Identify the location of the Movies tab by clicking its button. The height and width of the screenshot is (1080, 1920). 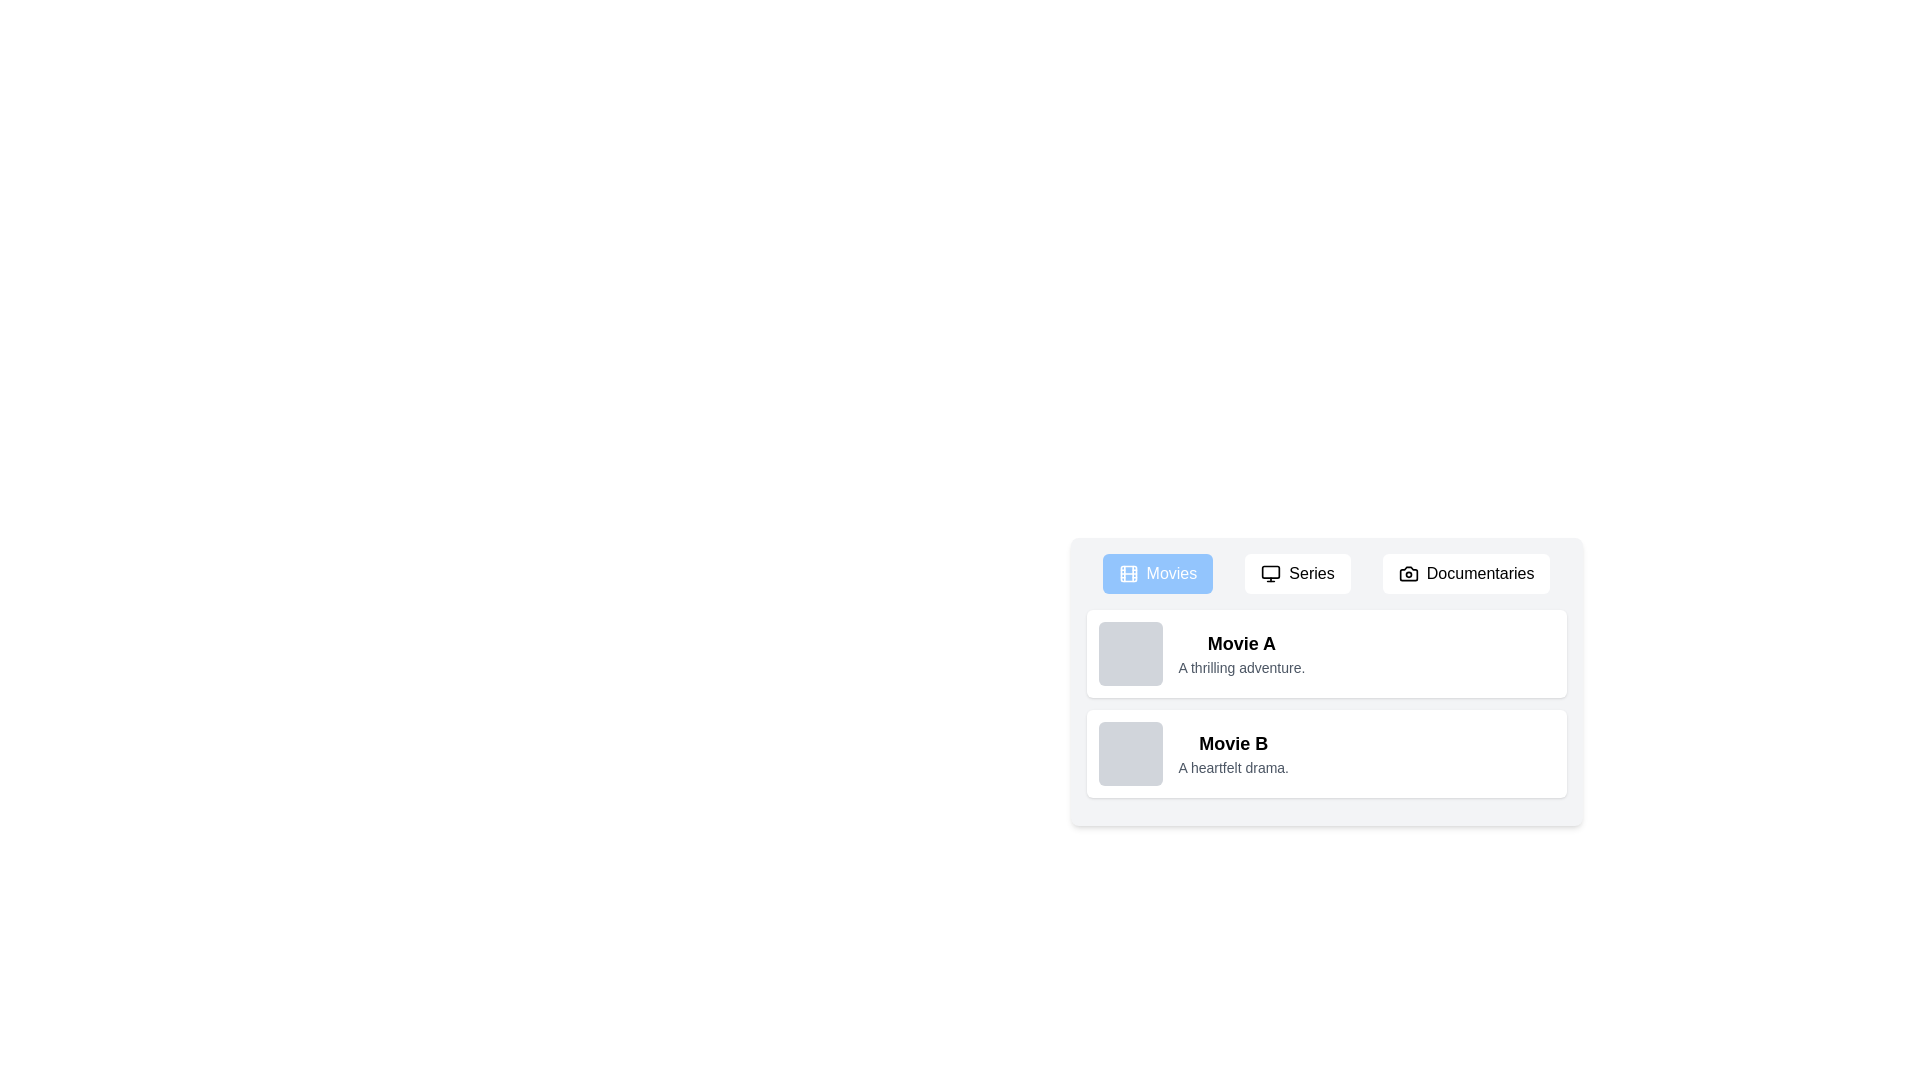
(1157, 574).